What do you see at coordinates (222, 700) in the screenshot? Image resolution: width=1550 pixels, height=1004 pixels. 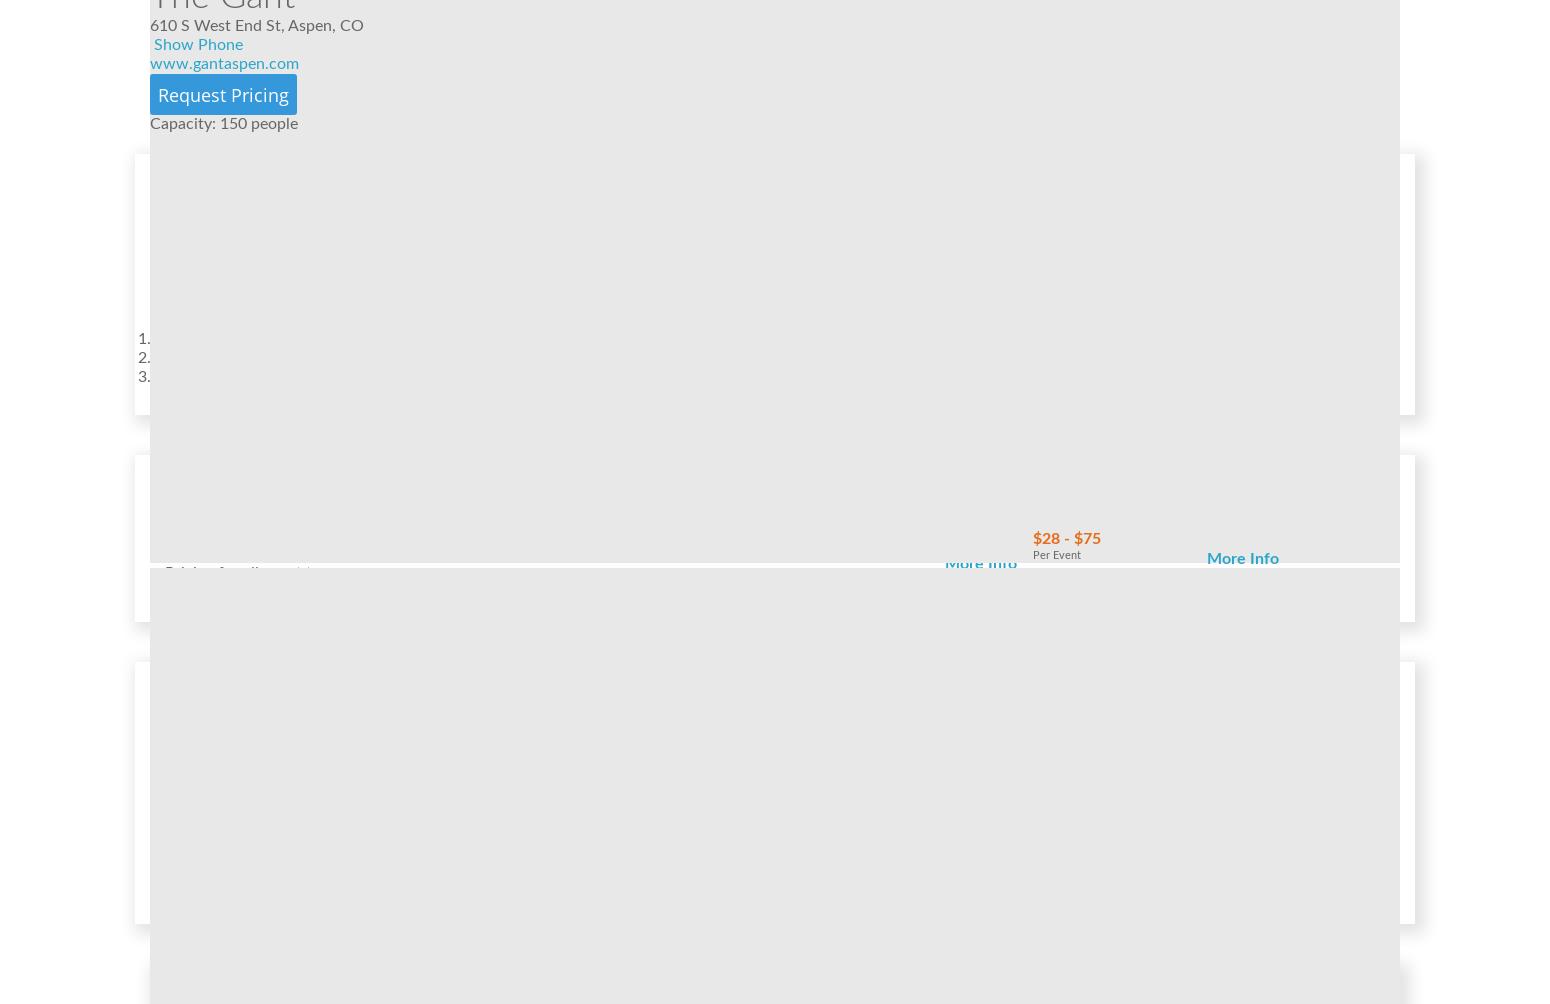 I see `'Event Spaces'` at bounding box center [222, 700].